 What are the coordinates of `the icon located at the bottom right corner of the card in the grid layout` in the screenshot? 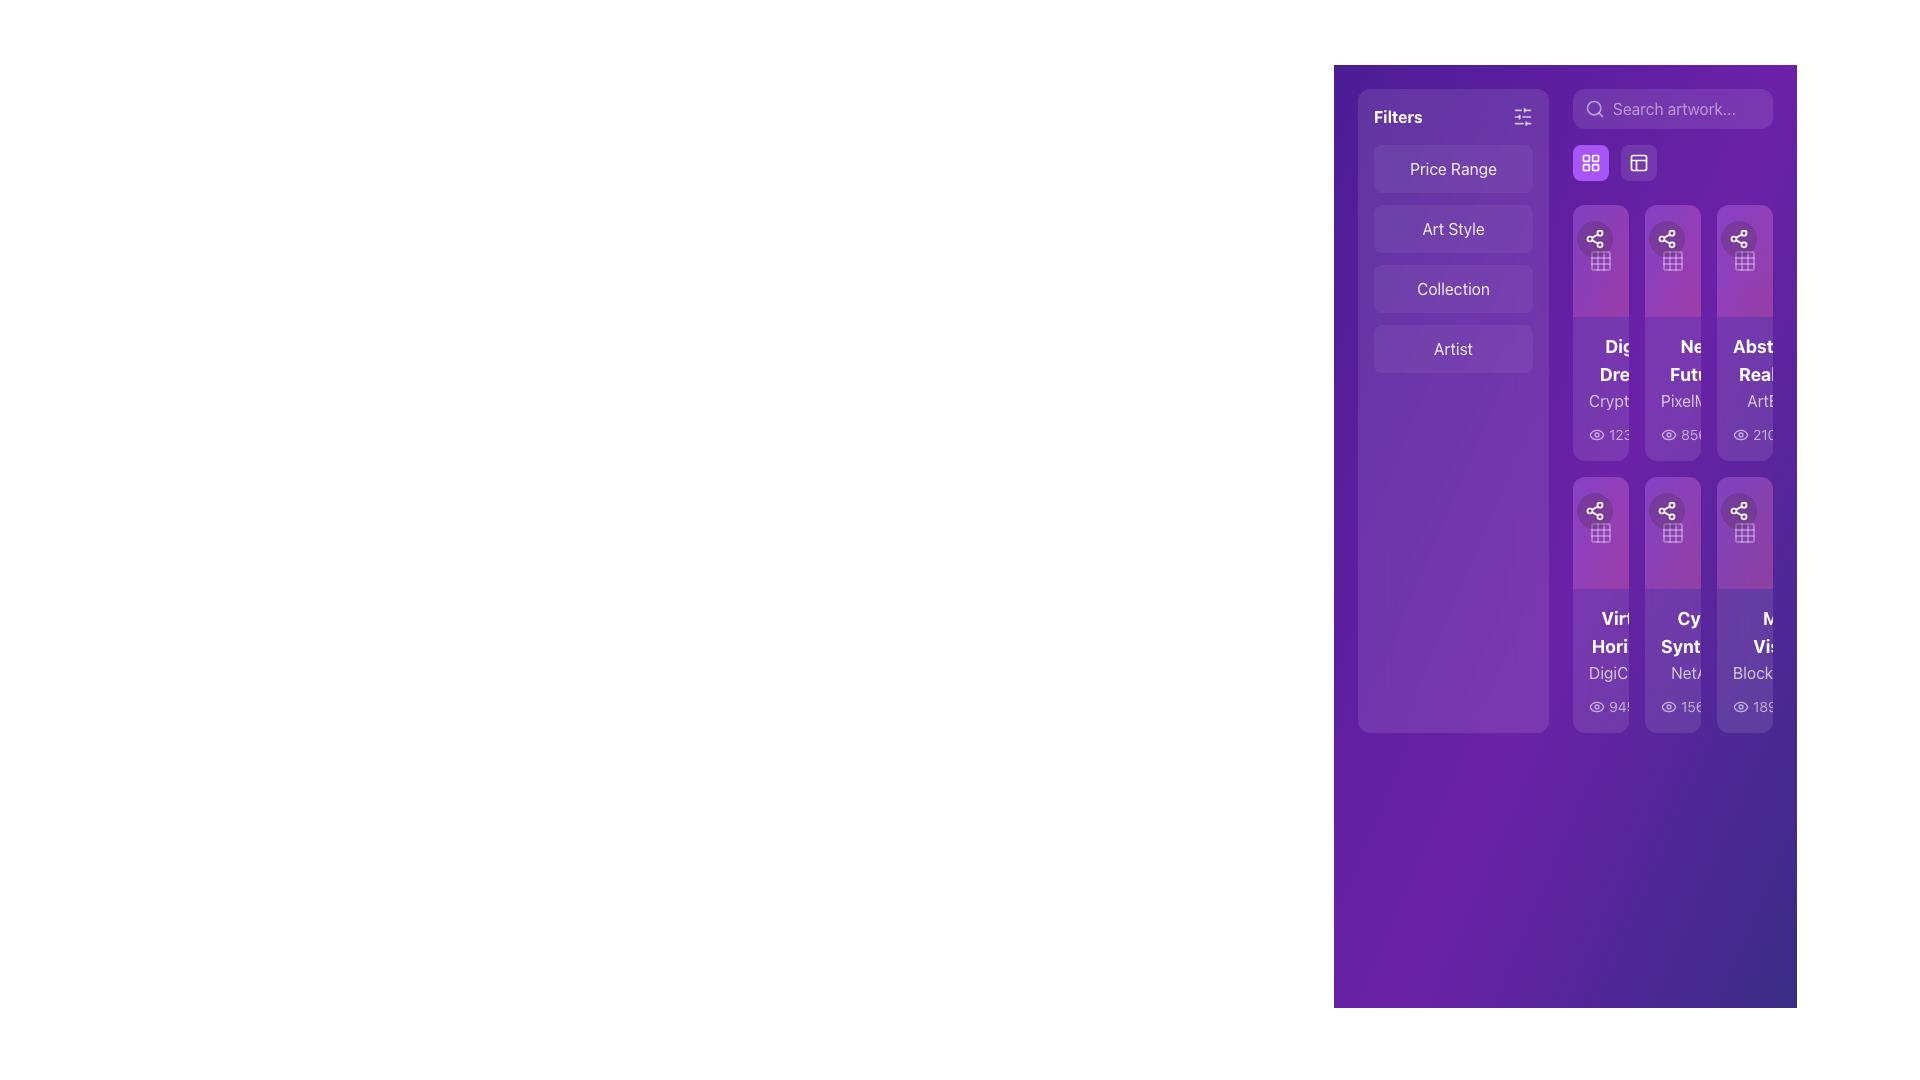 It's located at (1763, 705).